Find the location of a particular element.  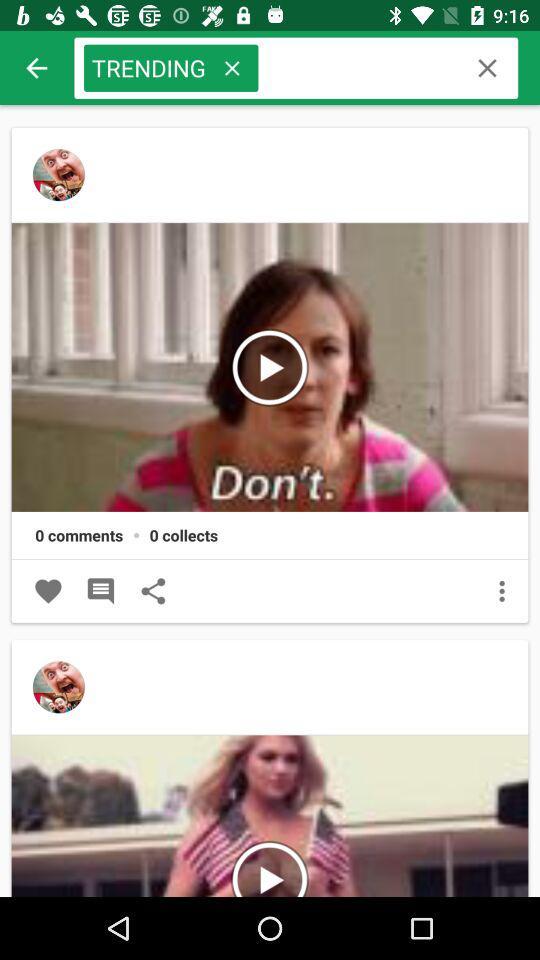

the close icon is located at coordinates (231, 68).